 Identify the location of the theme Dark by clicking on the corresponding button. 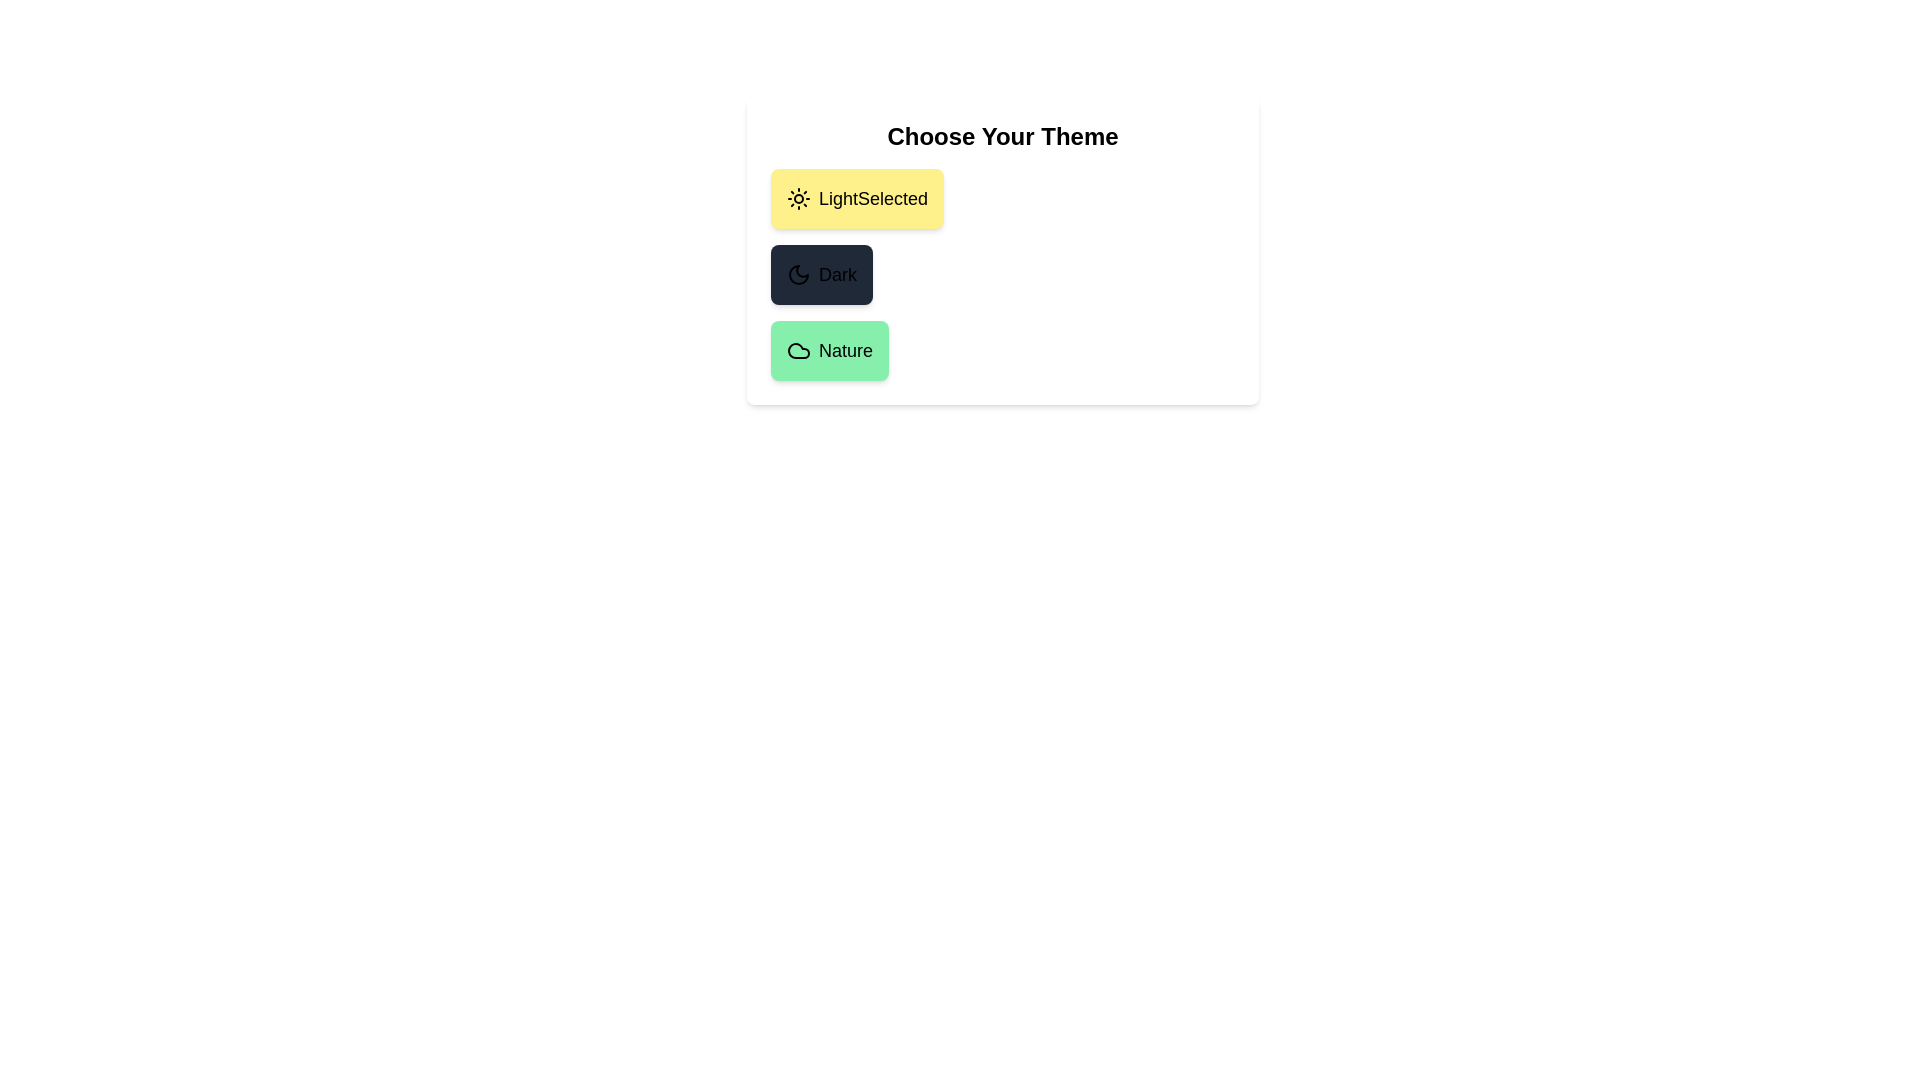
(821, 274).